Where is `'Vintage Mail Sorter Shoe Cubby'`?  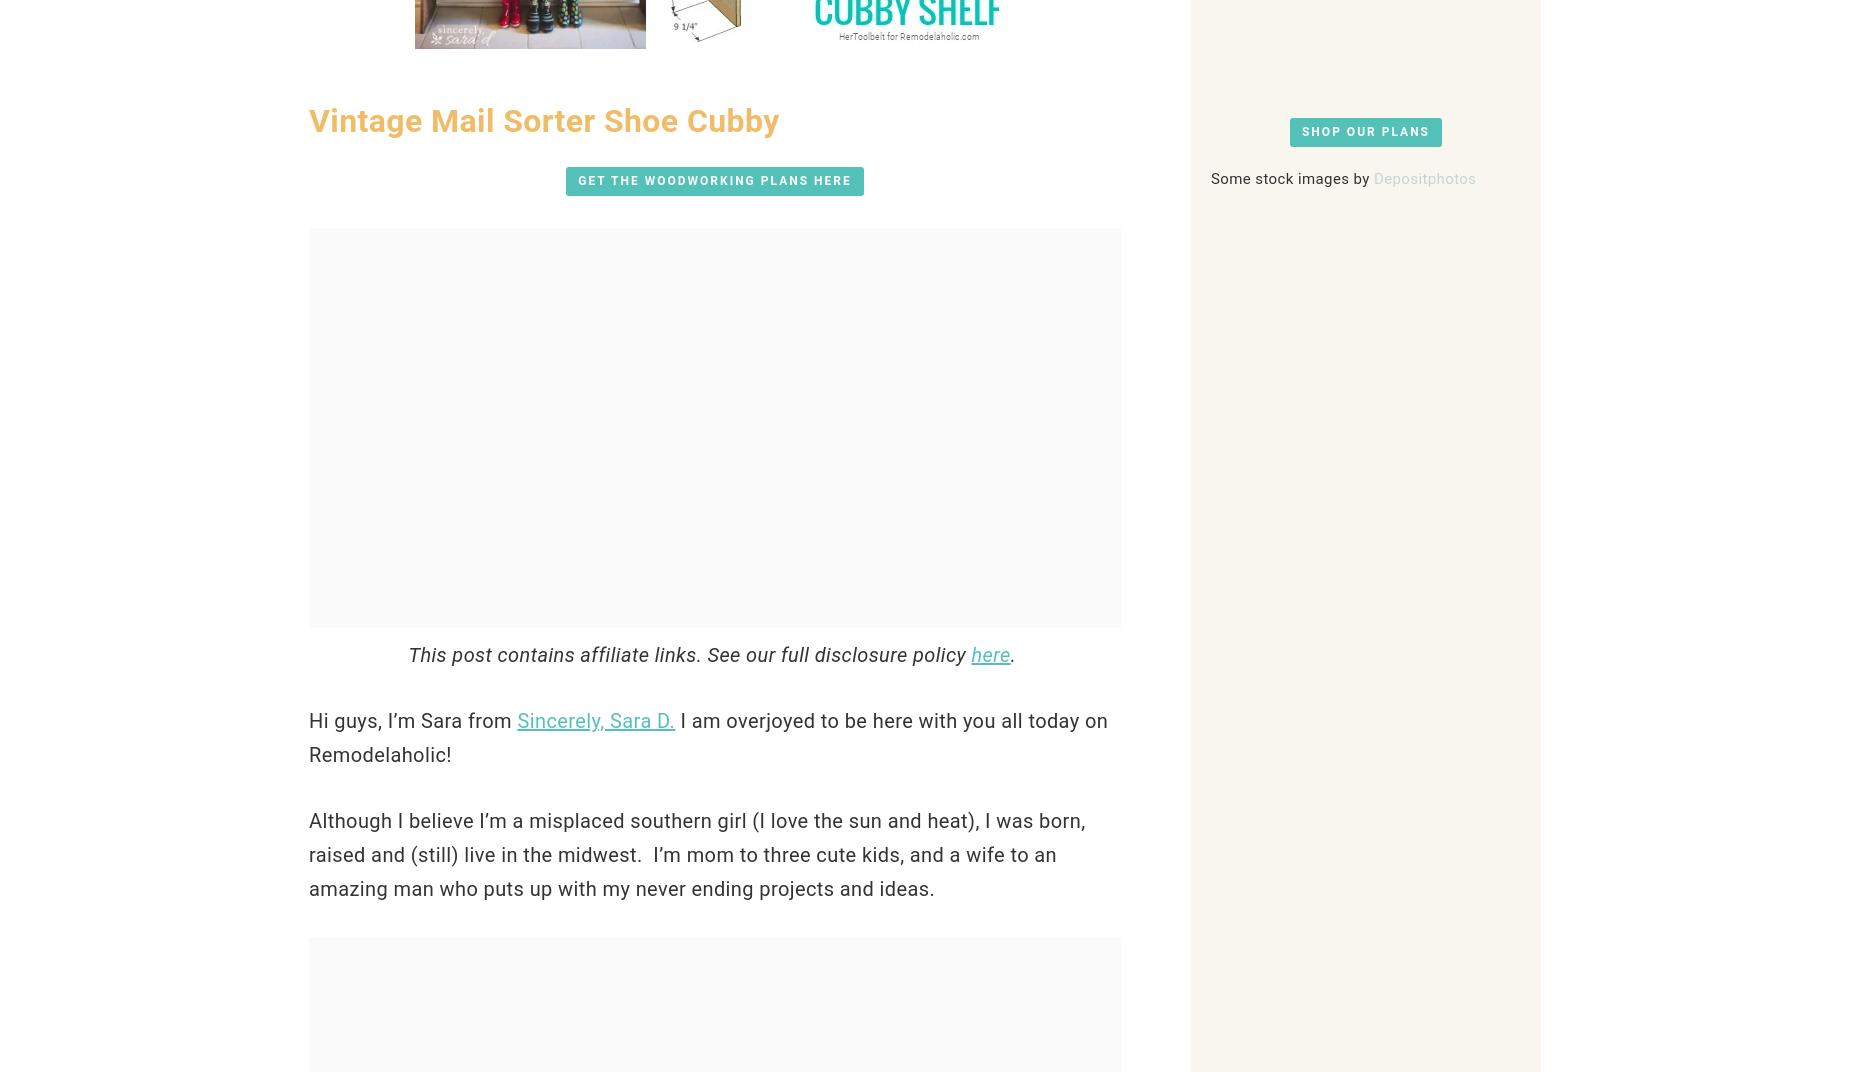 'Vintage Mail Sorter Shoe Cubby' is located at coordinates (544, 121).